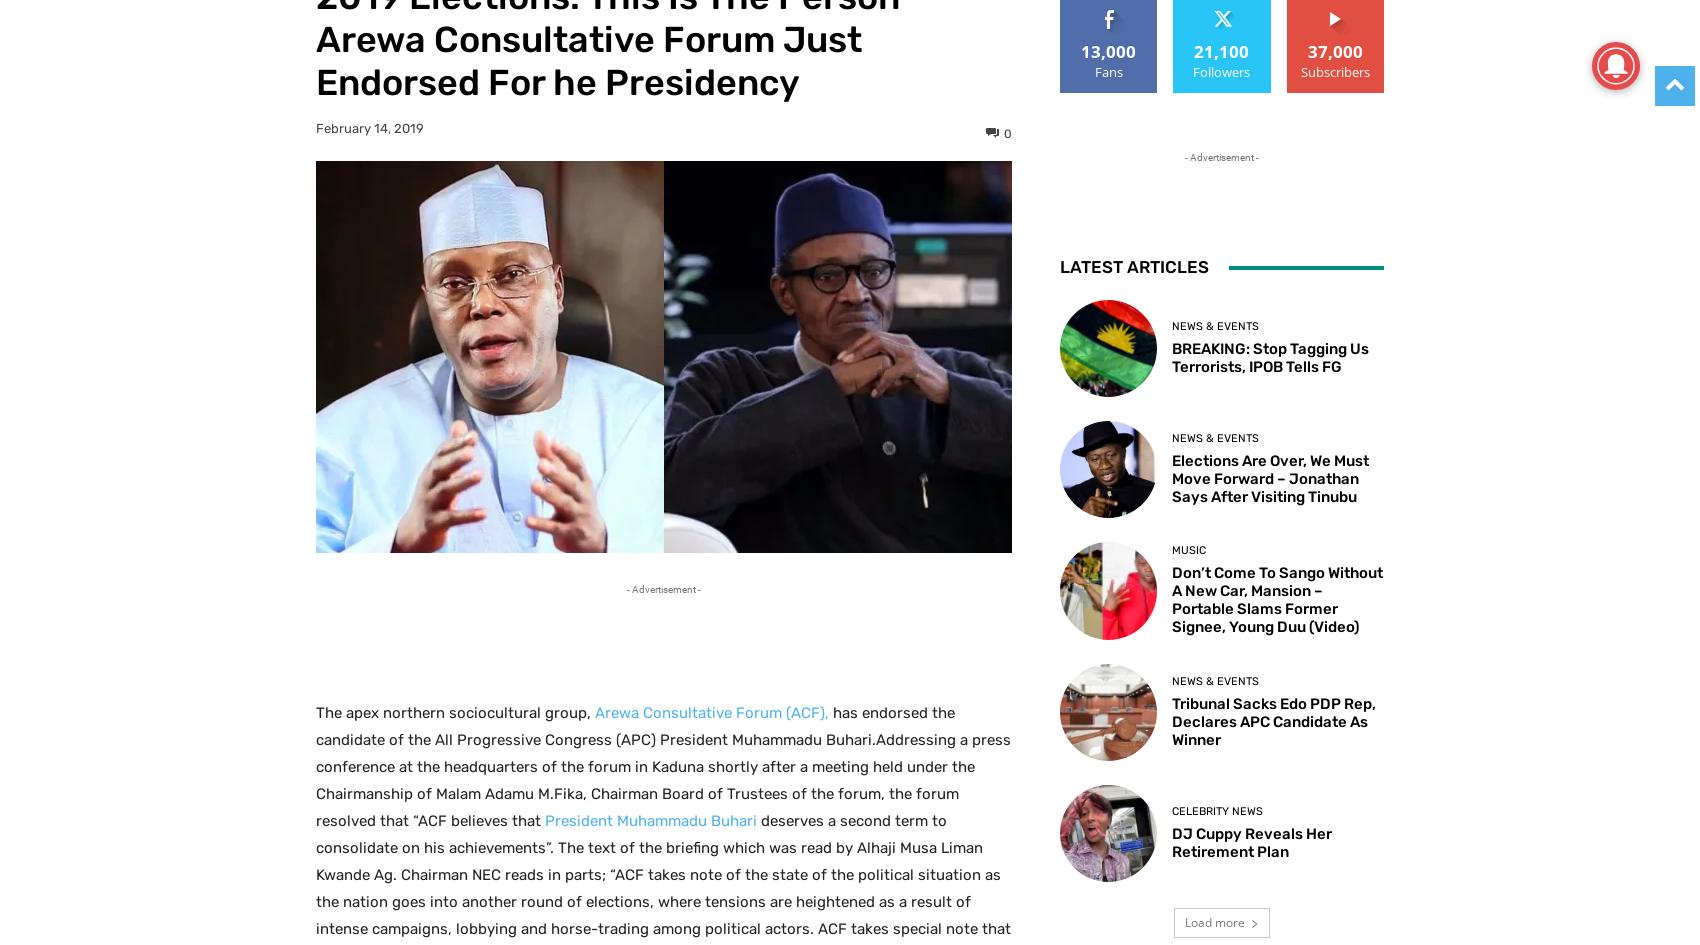 This screenshot has height=945, width=1700. Describe the element at coordinates (1003, 131) in the screenshot. I see `'0'` at that location.